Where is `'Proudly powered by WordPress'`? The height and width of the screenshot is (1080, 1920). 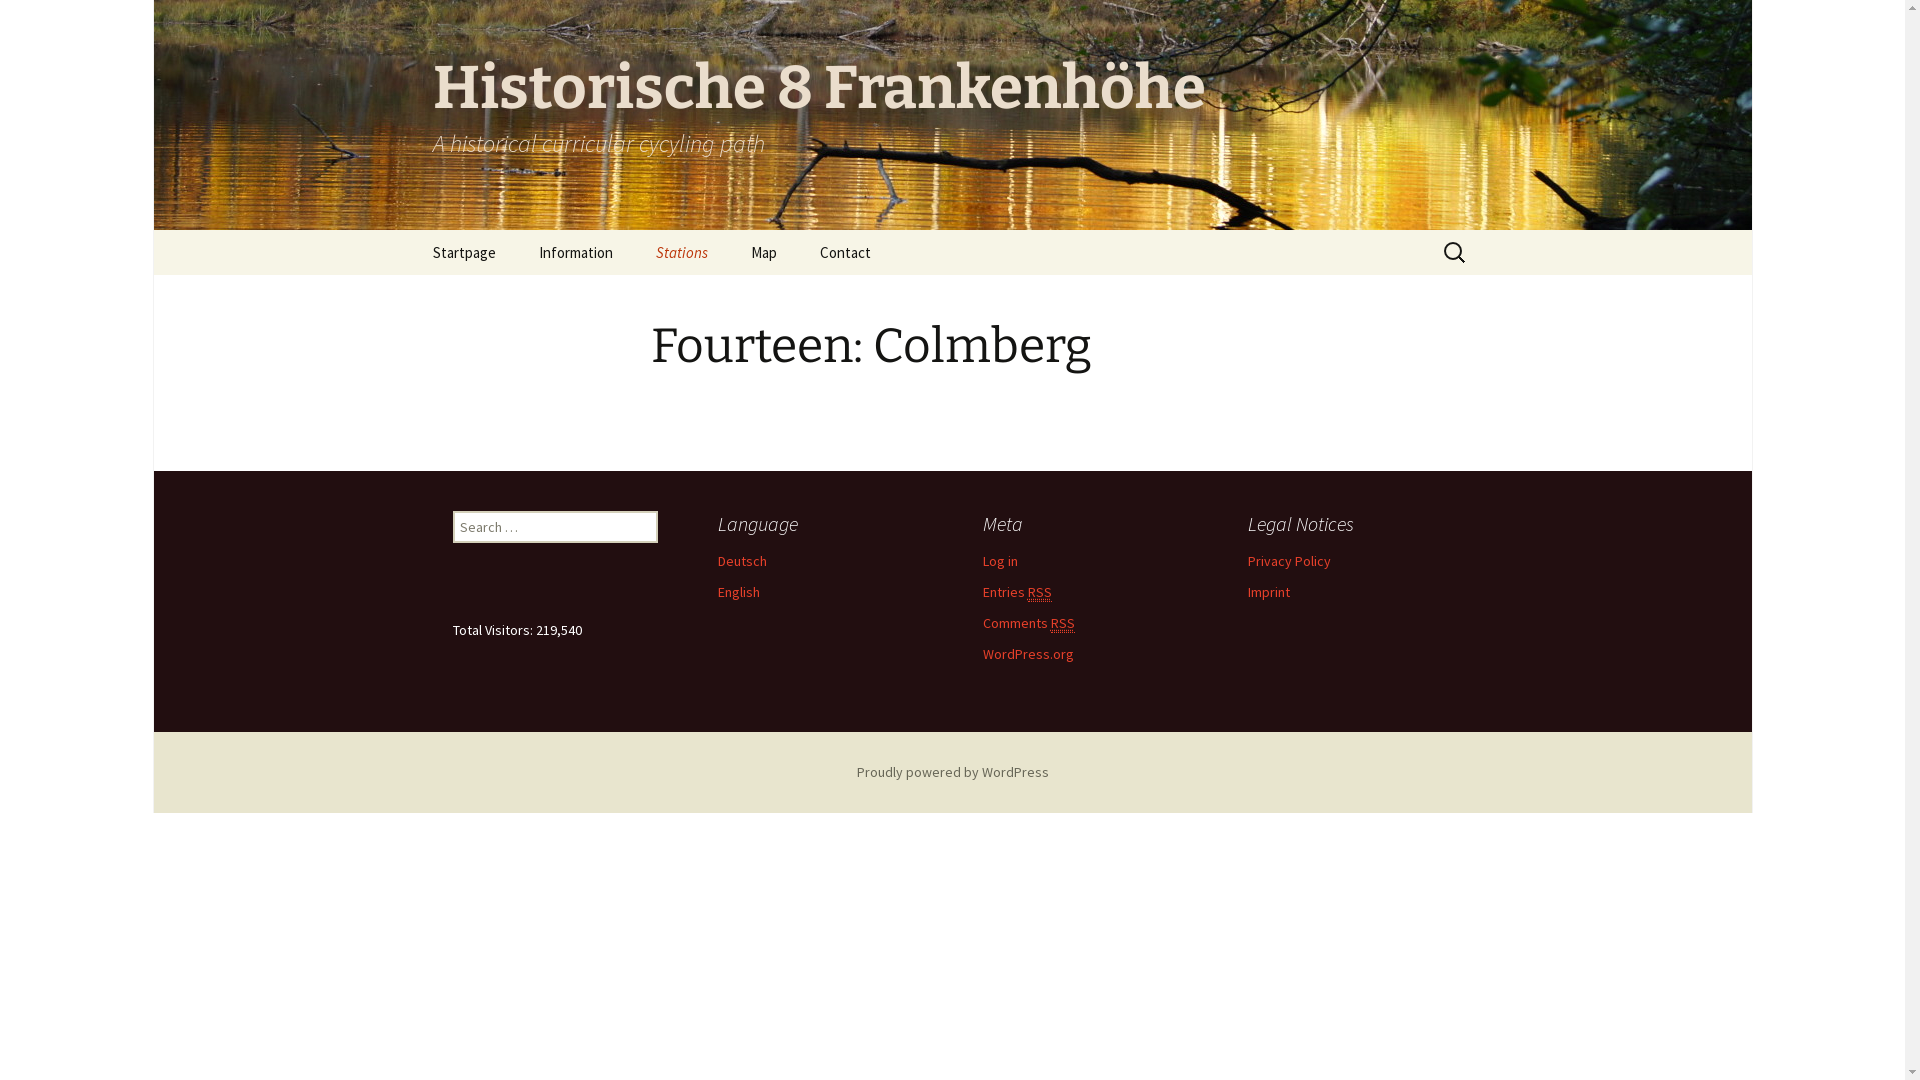 'Proudly powered by WordPress' is located at coordinates (950, 770).